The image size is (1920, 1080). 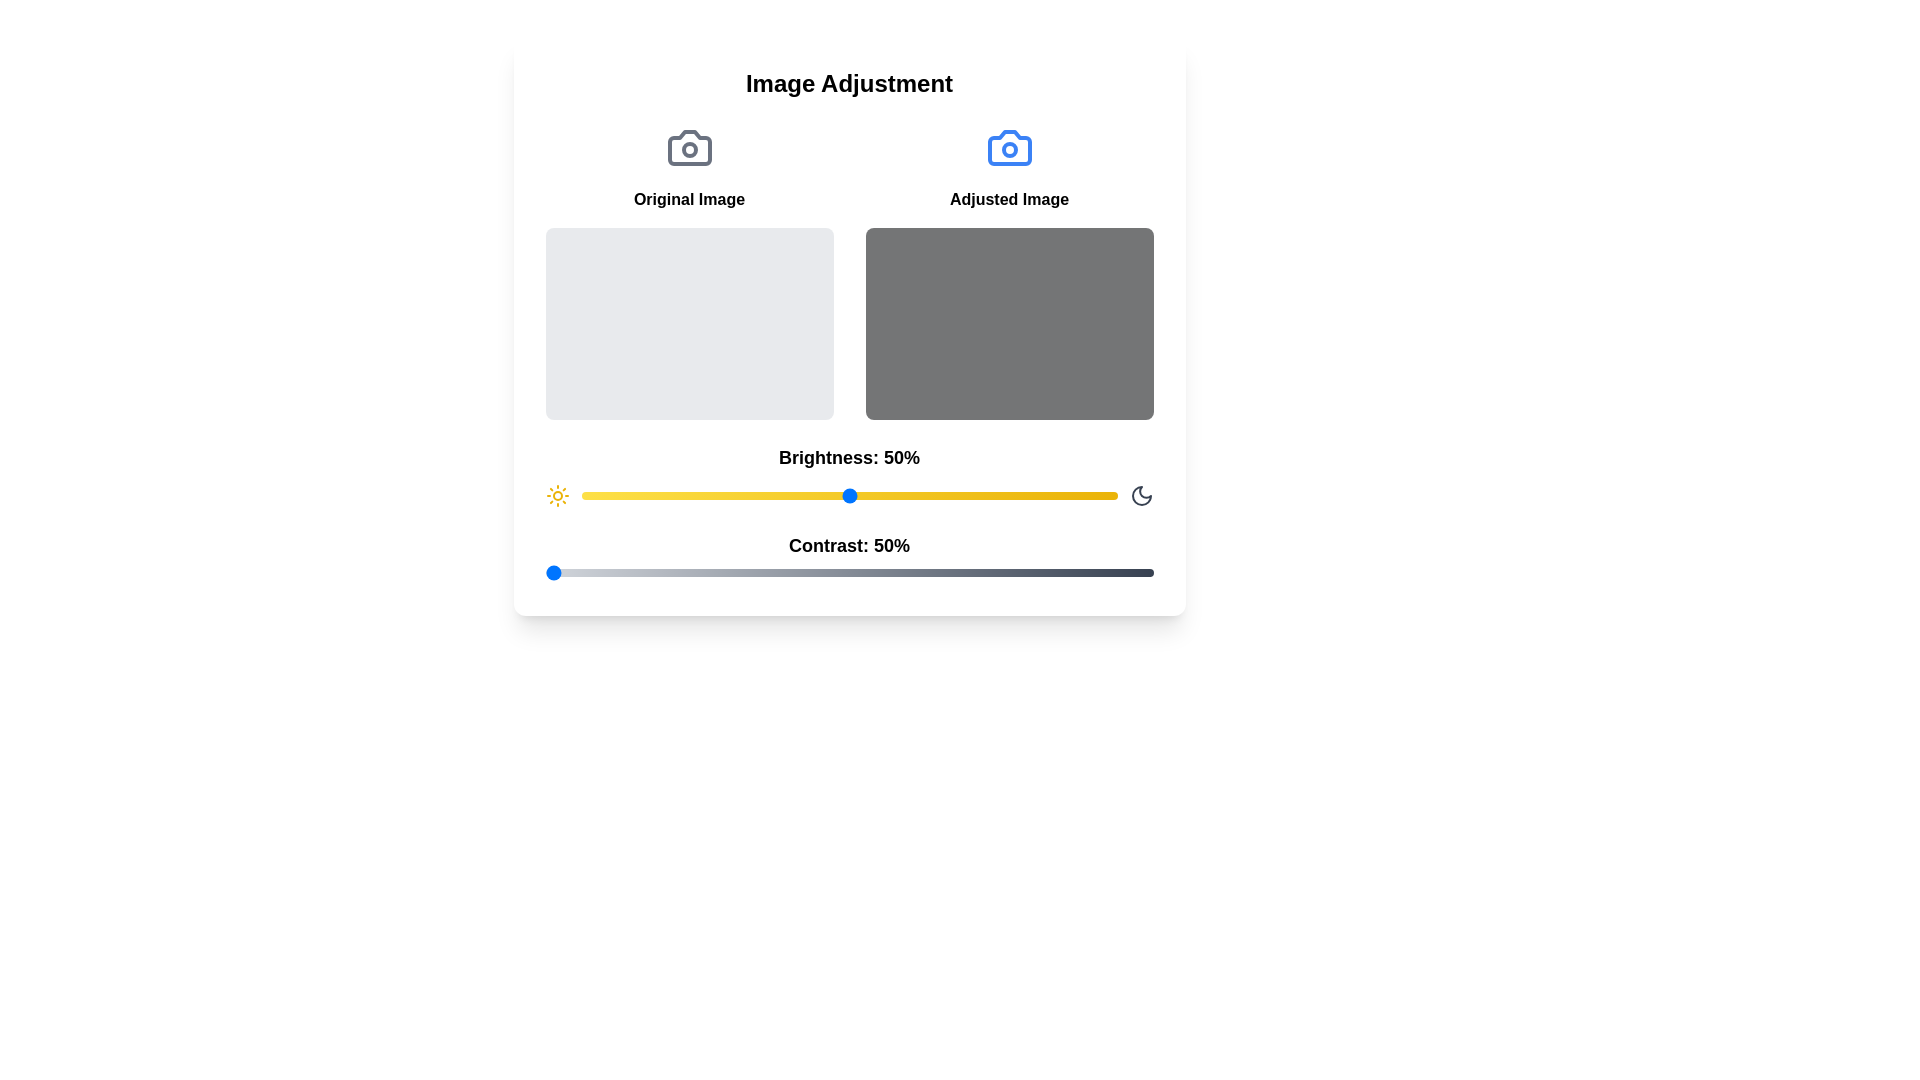 What do you see at coordinates (689, 200) in the screenshot?
I see `text of the Text label that identifies the original image display, positioned below the camera icon and aligned with the 'Adjusted Image' label` at bounding box center [689, 200].